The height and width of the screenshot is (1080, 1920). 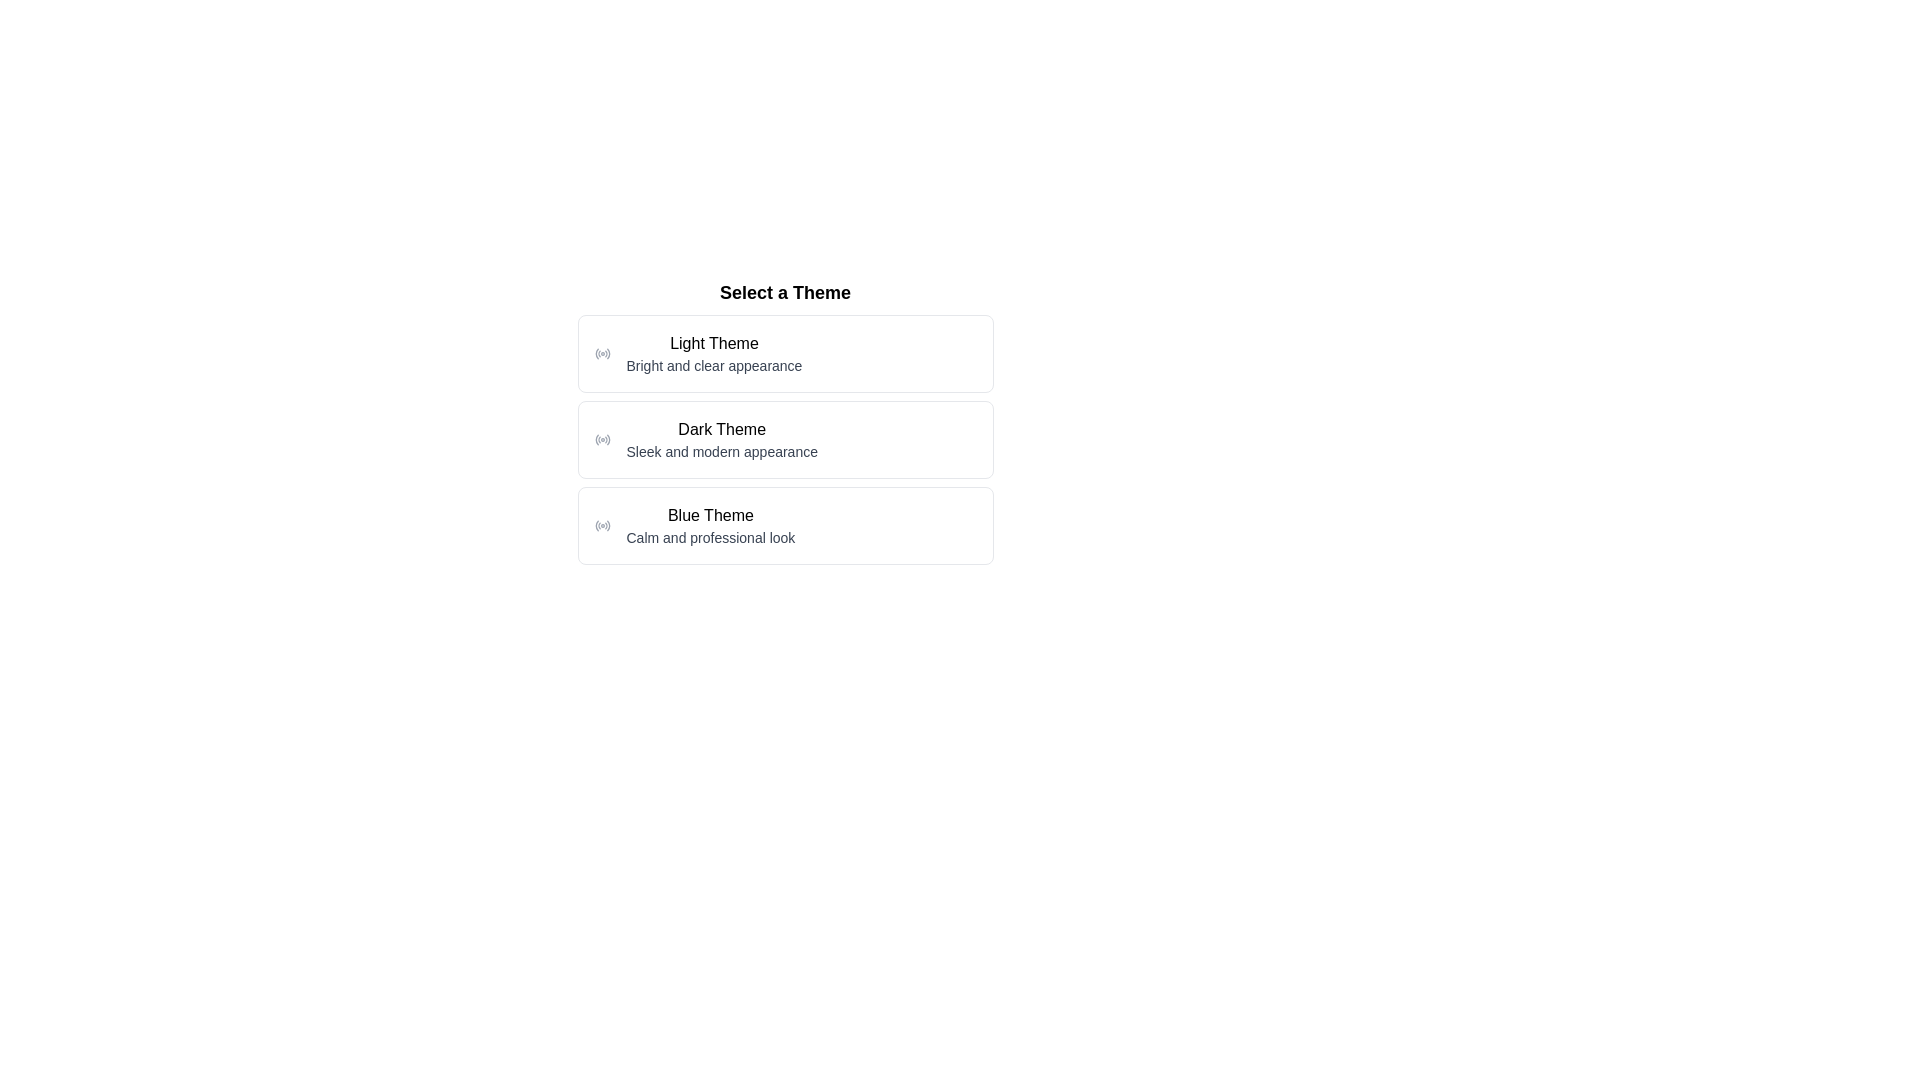 What do you see at coordinates (784, 438) in the screenshot?
I see `the second item in the theme selection list` at bounding box center [784, 438].